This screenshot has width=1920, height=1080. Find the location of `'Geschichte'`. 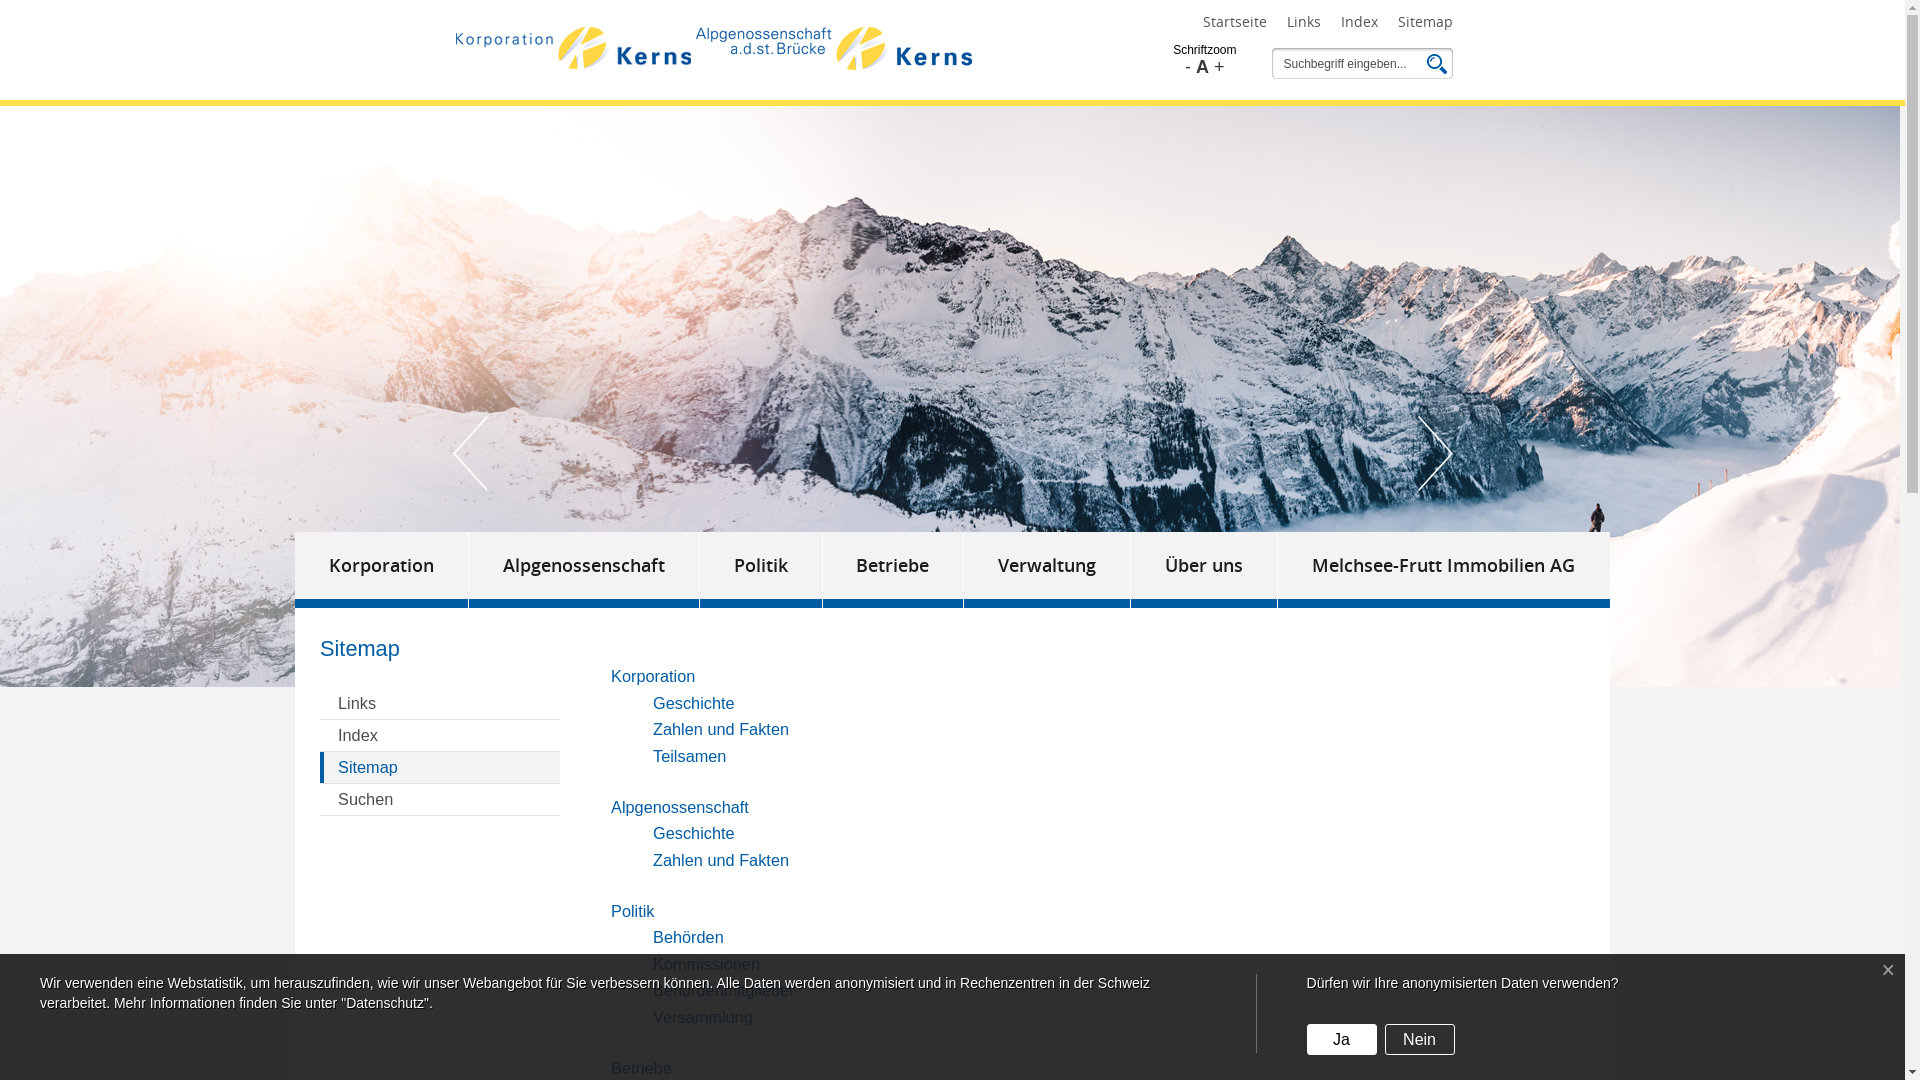

'Geschichte' is located at coordinates (694, 701).